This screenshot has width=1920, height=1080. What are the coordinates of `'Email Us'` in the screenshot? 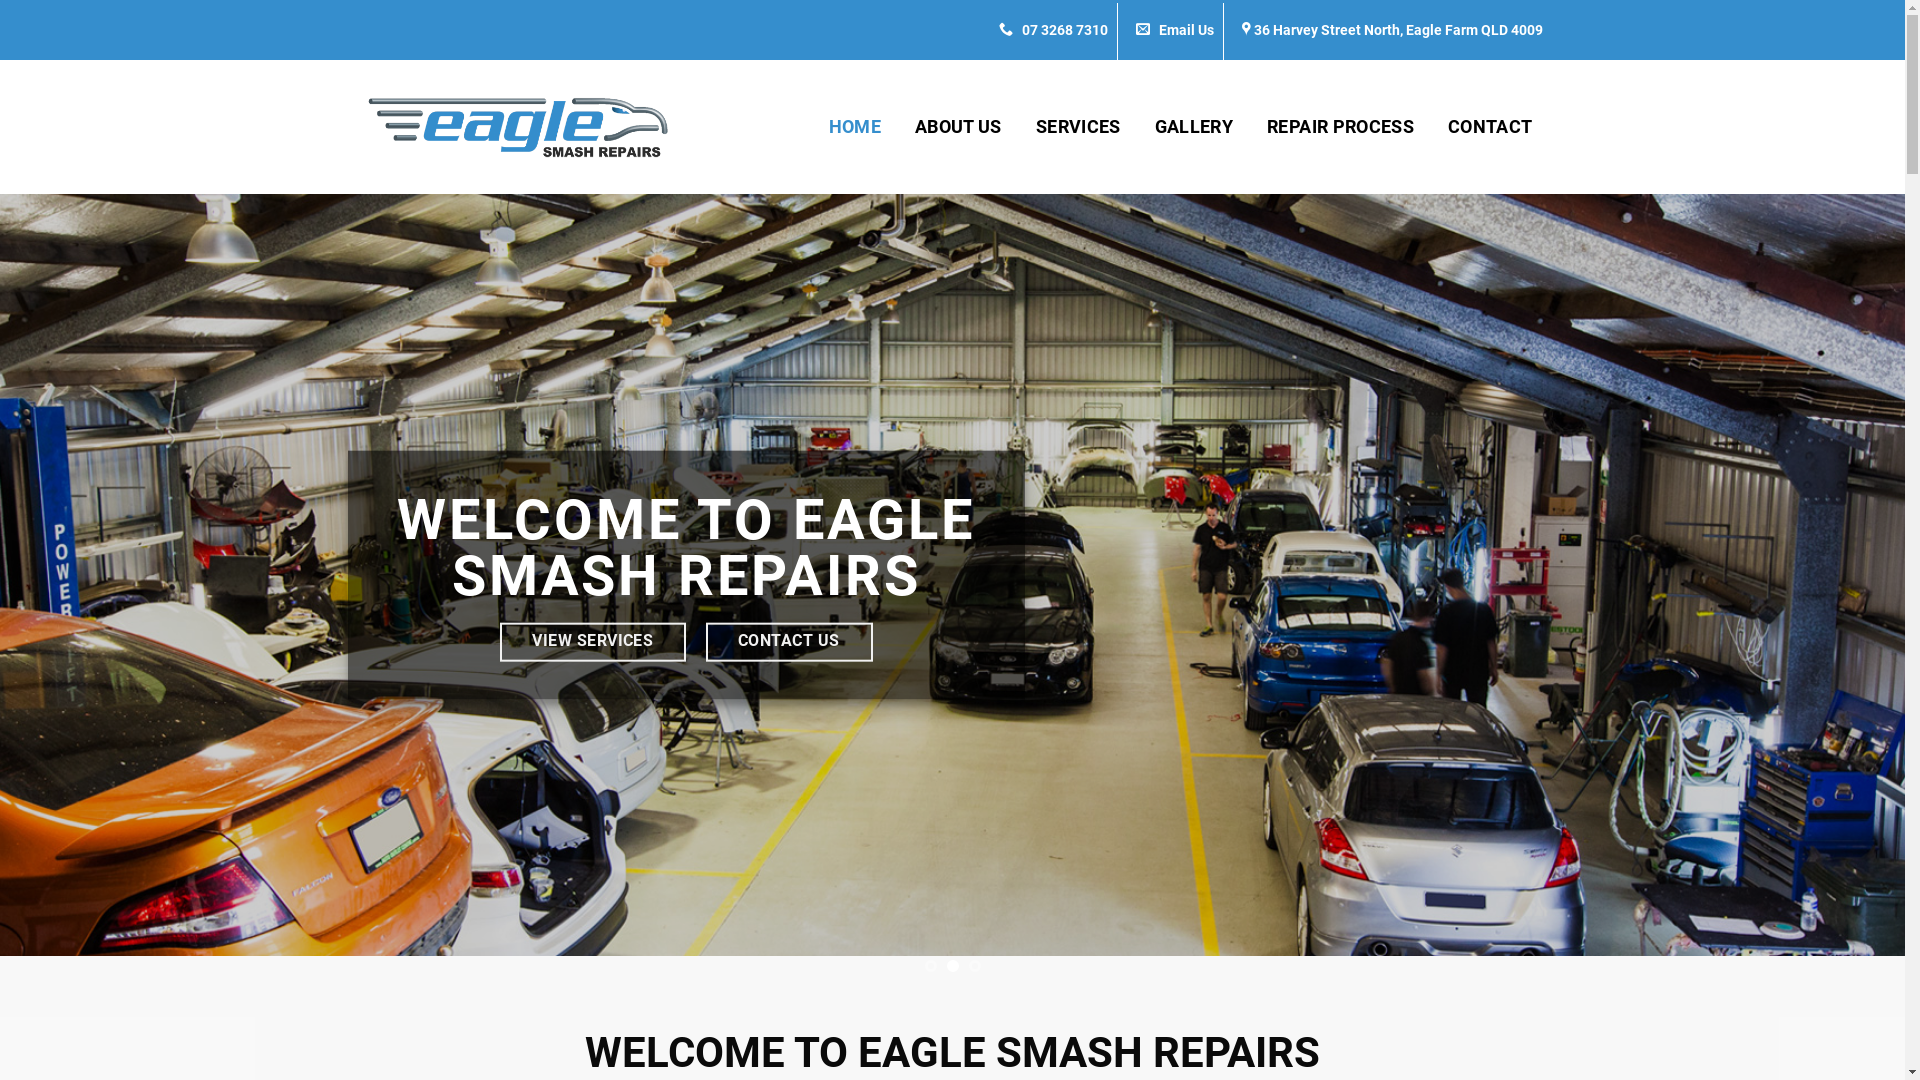 It's located at (1175, 30).